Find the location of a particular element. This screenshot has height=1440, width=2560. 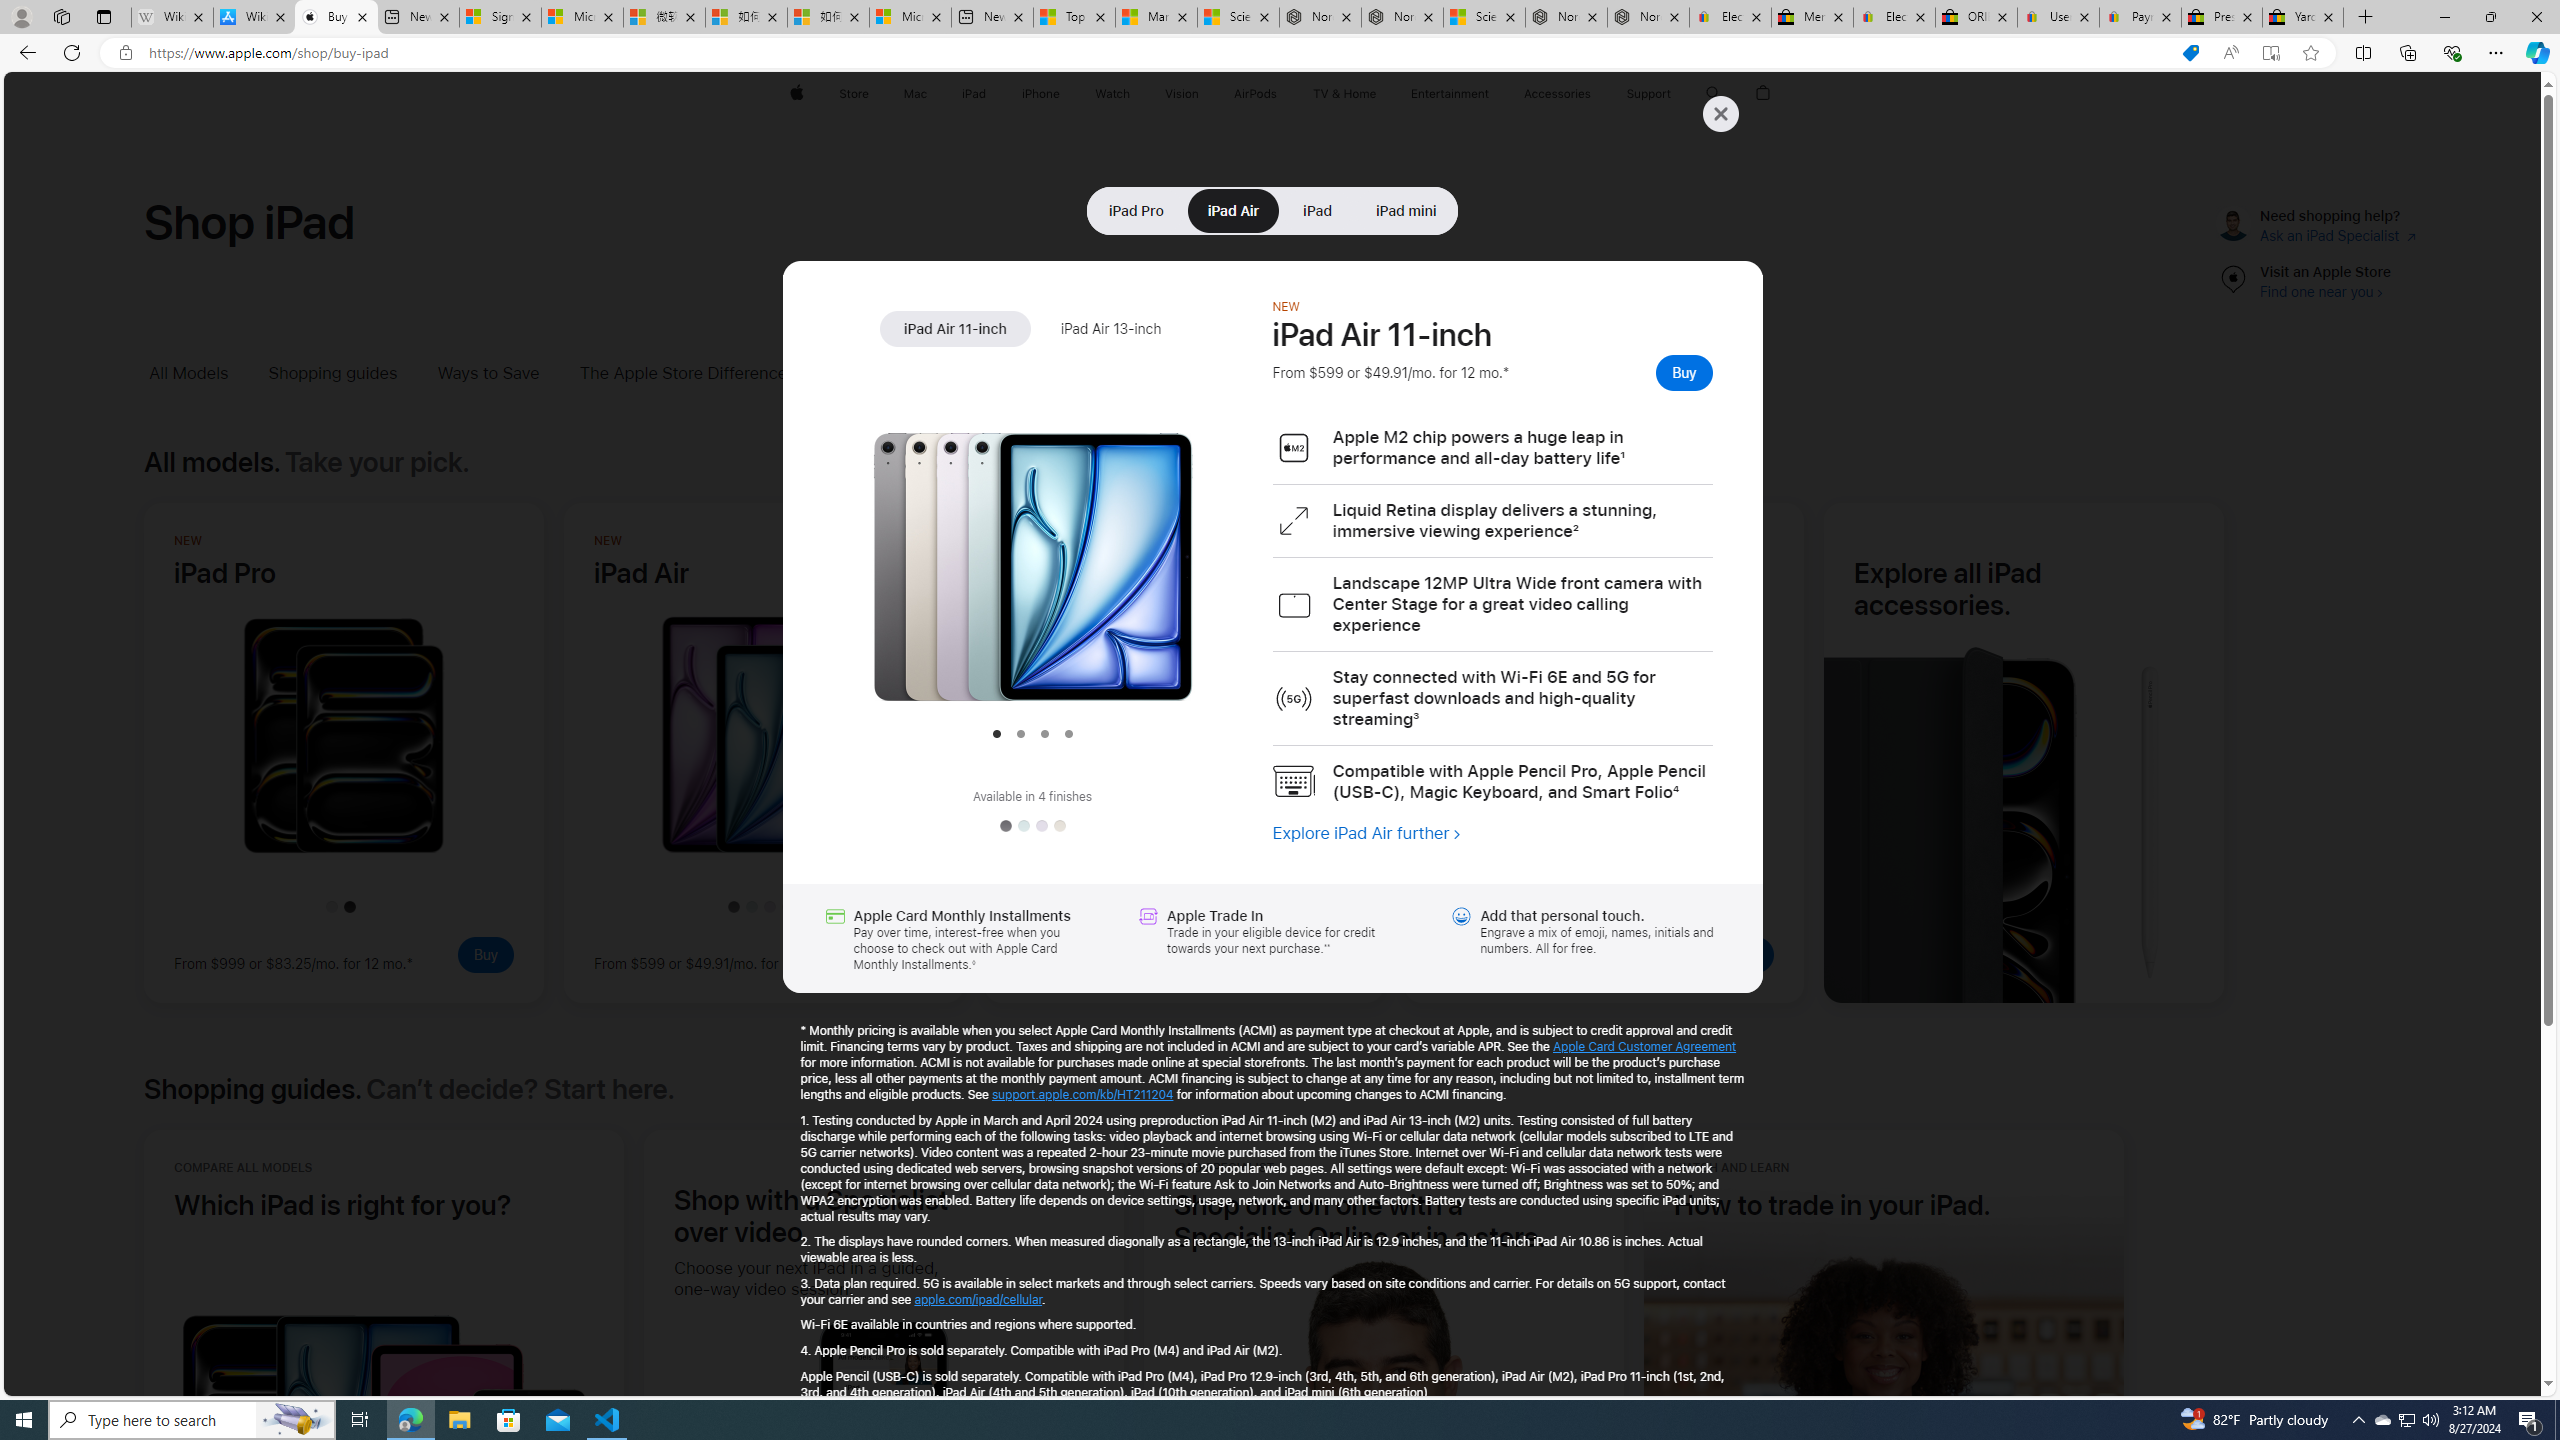

'User Privacy Notice | eBay' is located at coordinates (2058, 16).